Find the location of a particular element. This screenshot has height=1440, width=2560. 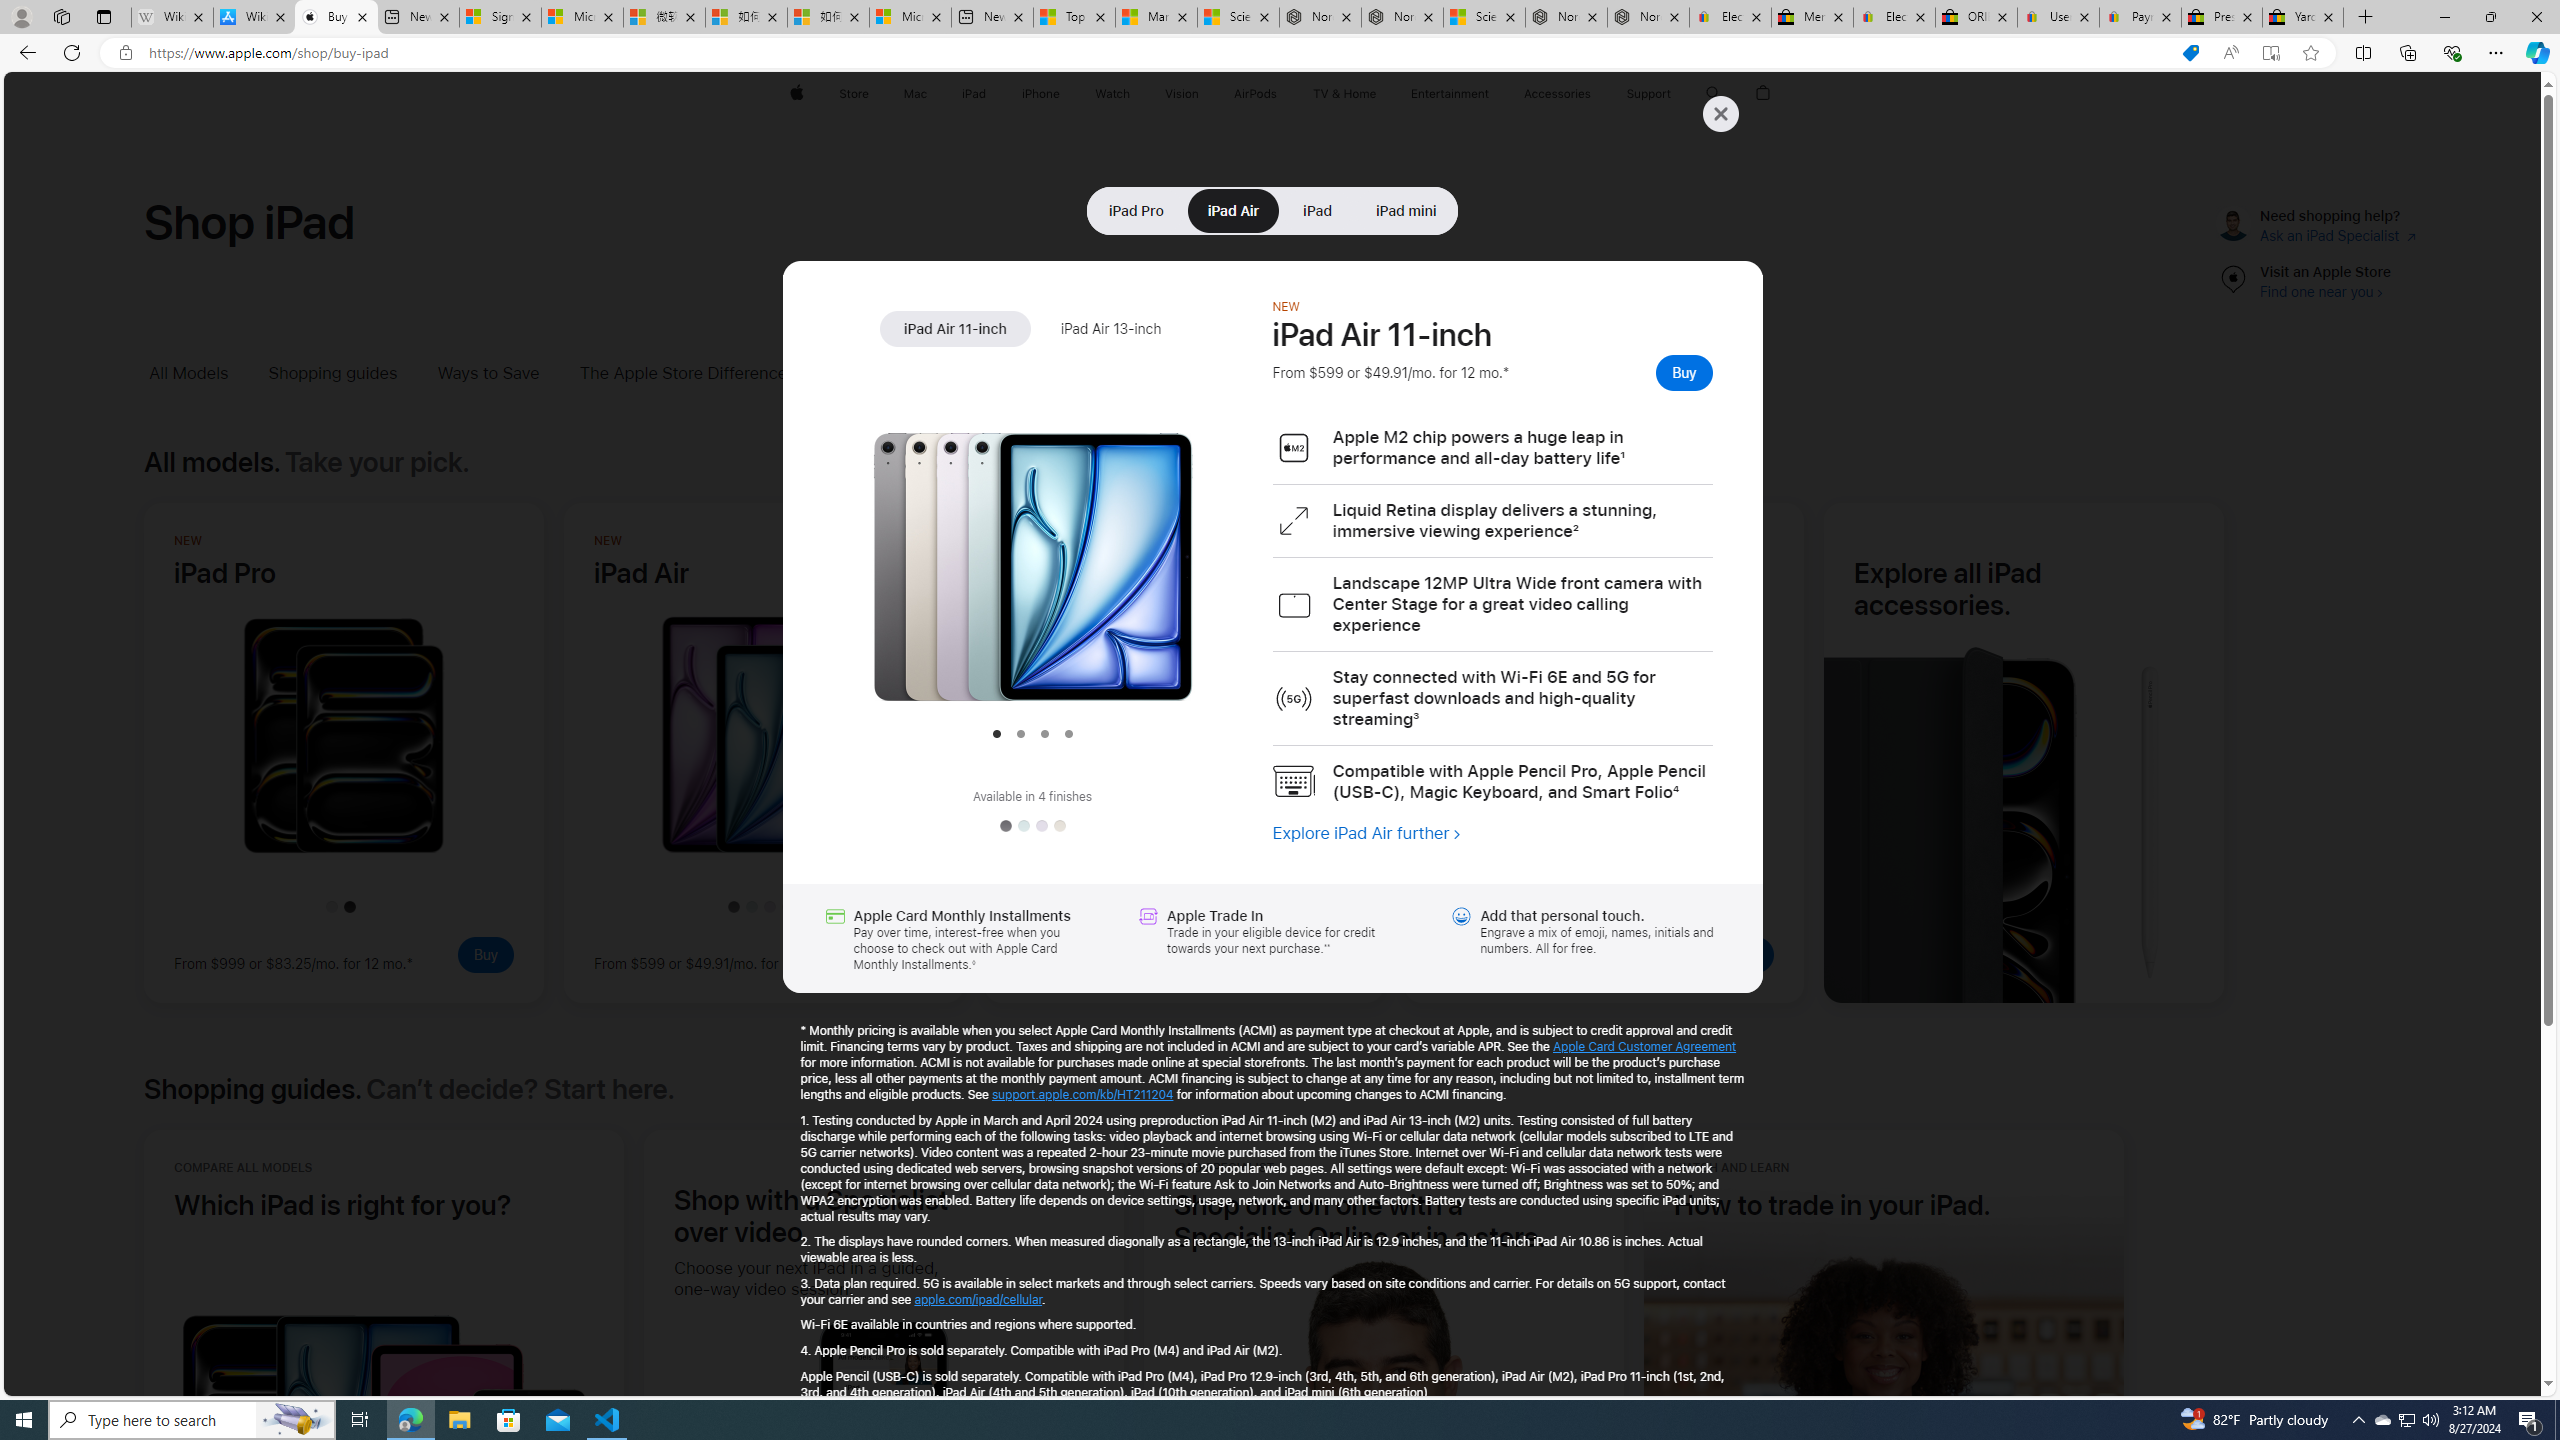

'User Privacy Notice | eBay' is located at coordinates (2058, 16).